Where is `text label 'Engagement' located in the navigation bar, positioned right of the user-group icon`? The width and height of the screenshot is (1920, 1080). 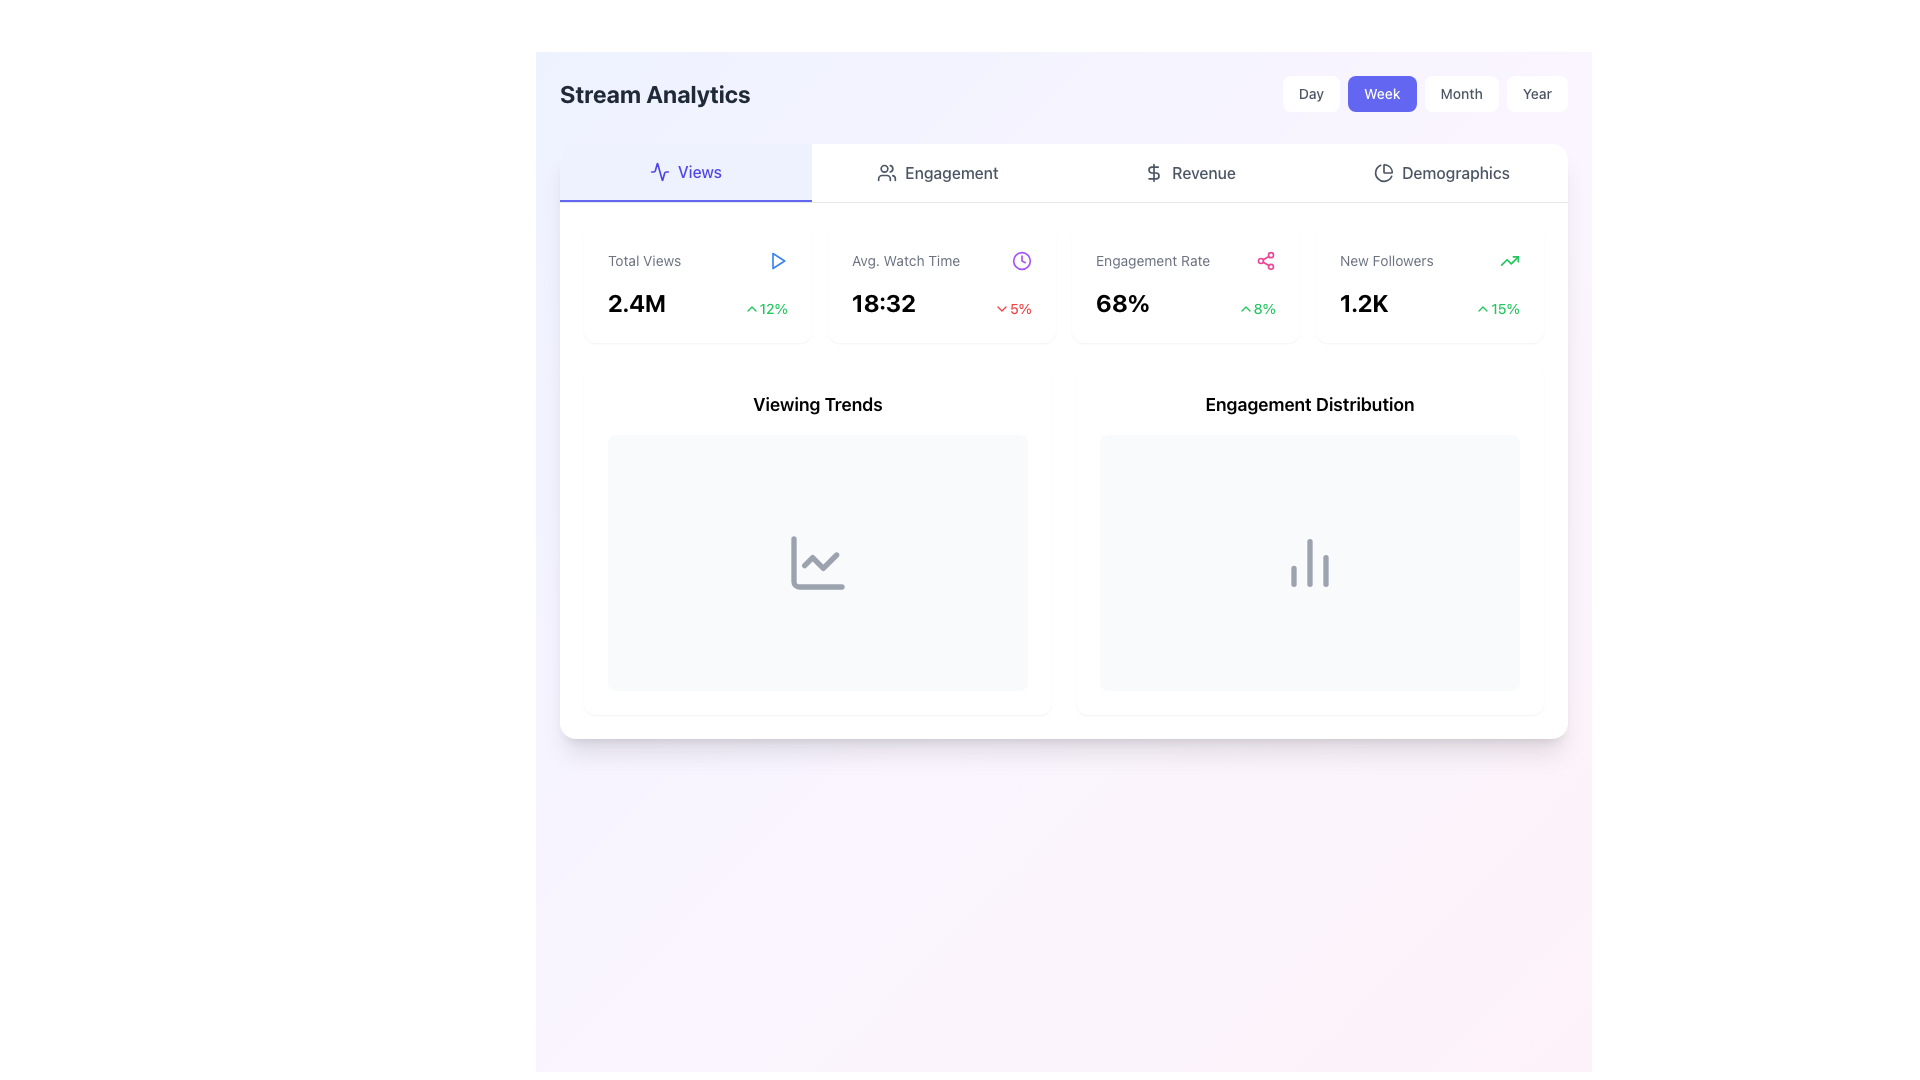
text label 'Engagement' located in the navigation bar, positioned right of the user-group icon is located at coordinates (950, 172).